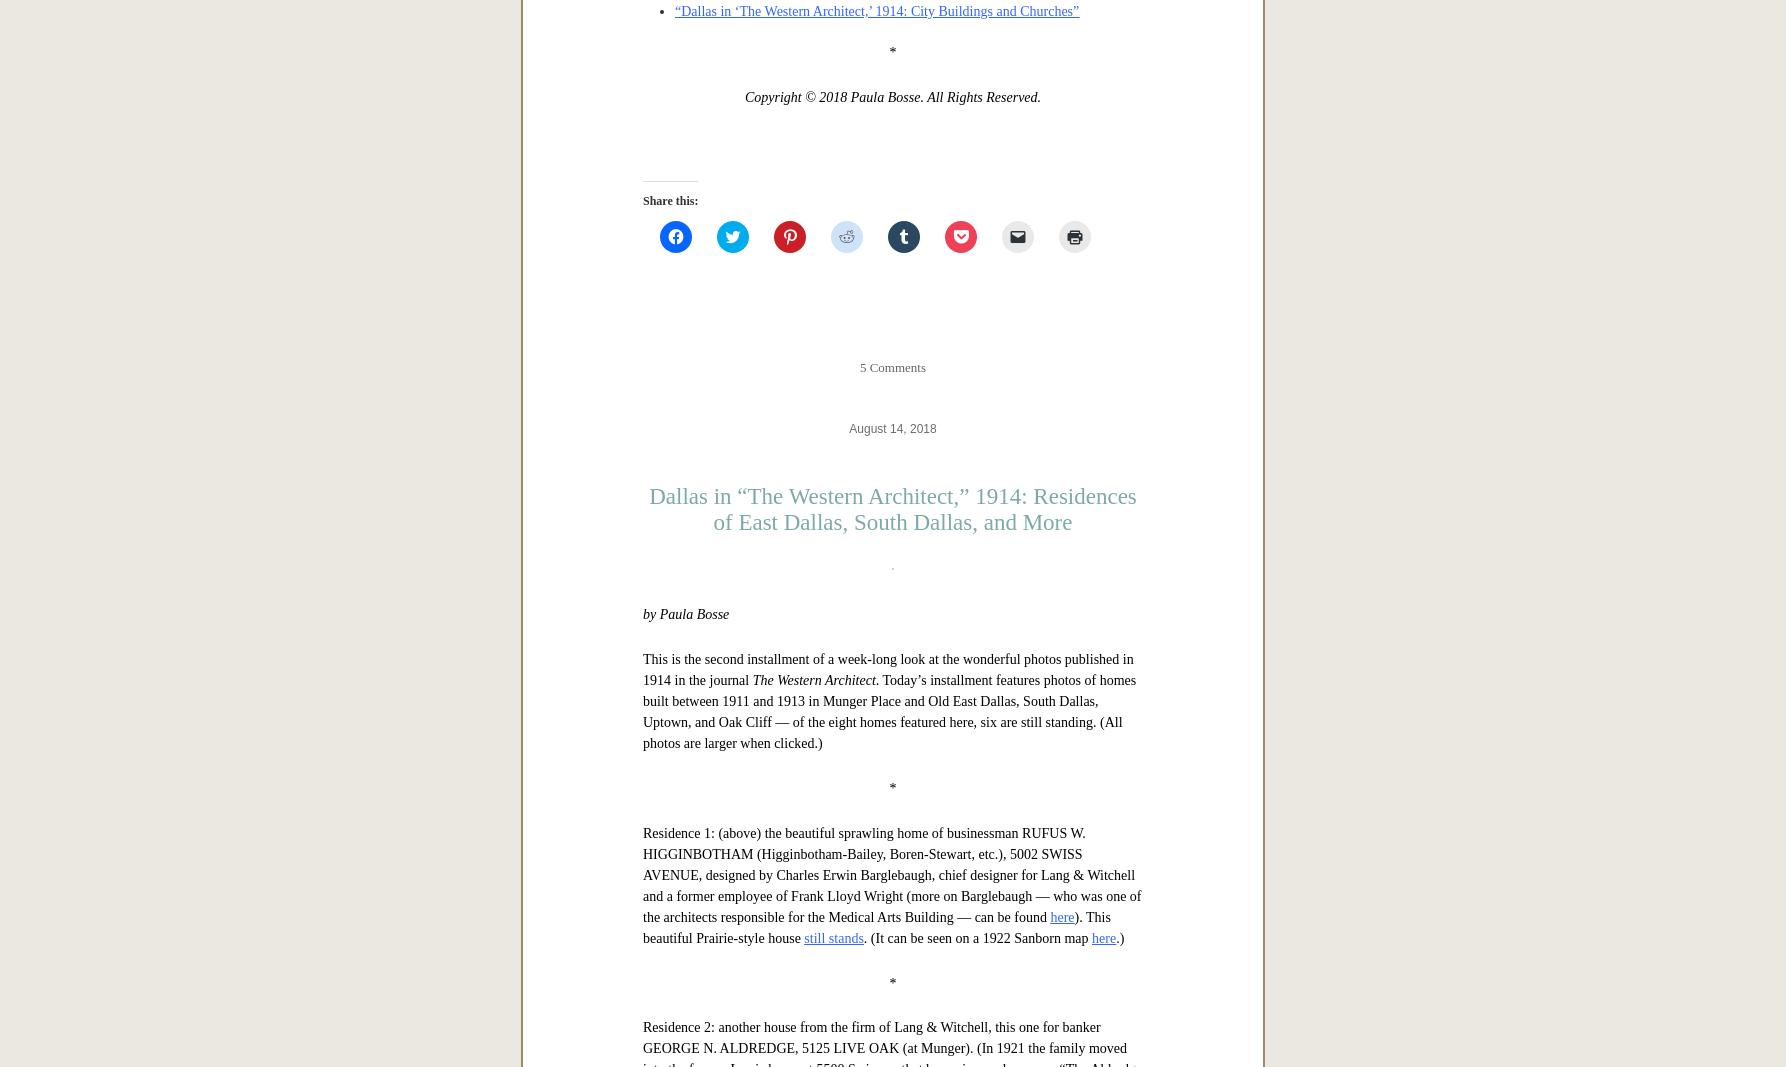 Image resolution: width=1786 pixels, height=1067 pixels. Describe the element at coordinates (906, 475) in the screenshot. I see `'“Dallas in ‘The Western Architect,’ 1914: Residences of East Dallas, South Dallas, and More”'` at that location.